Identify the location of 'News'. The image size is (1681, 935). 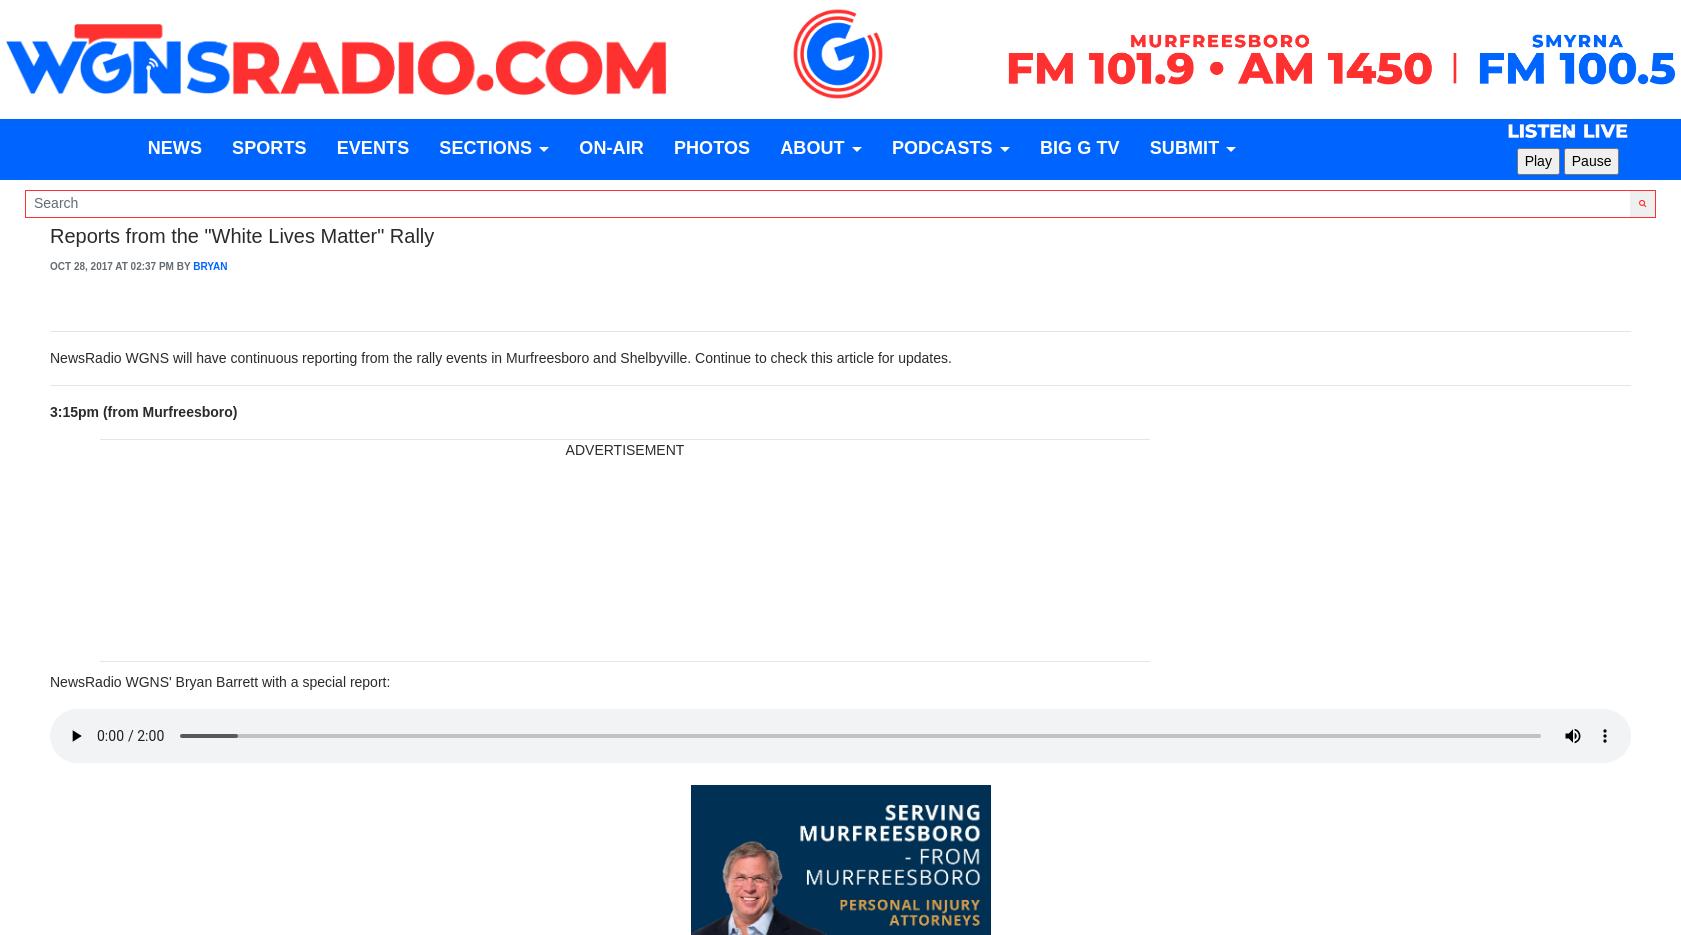
(145, 148).